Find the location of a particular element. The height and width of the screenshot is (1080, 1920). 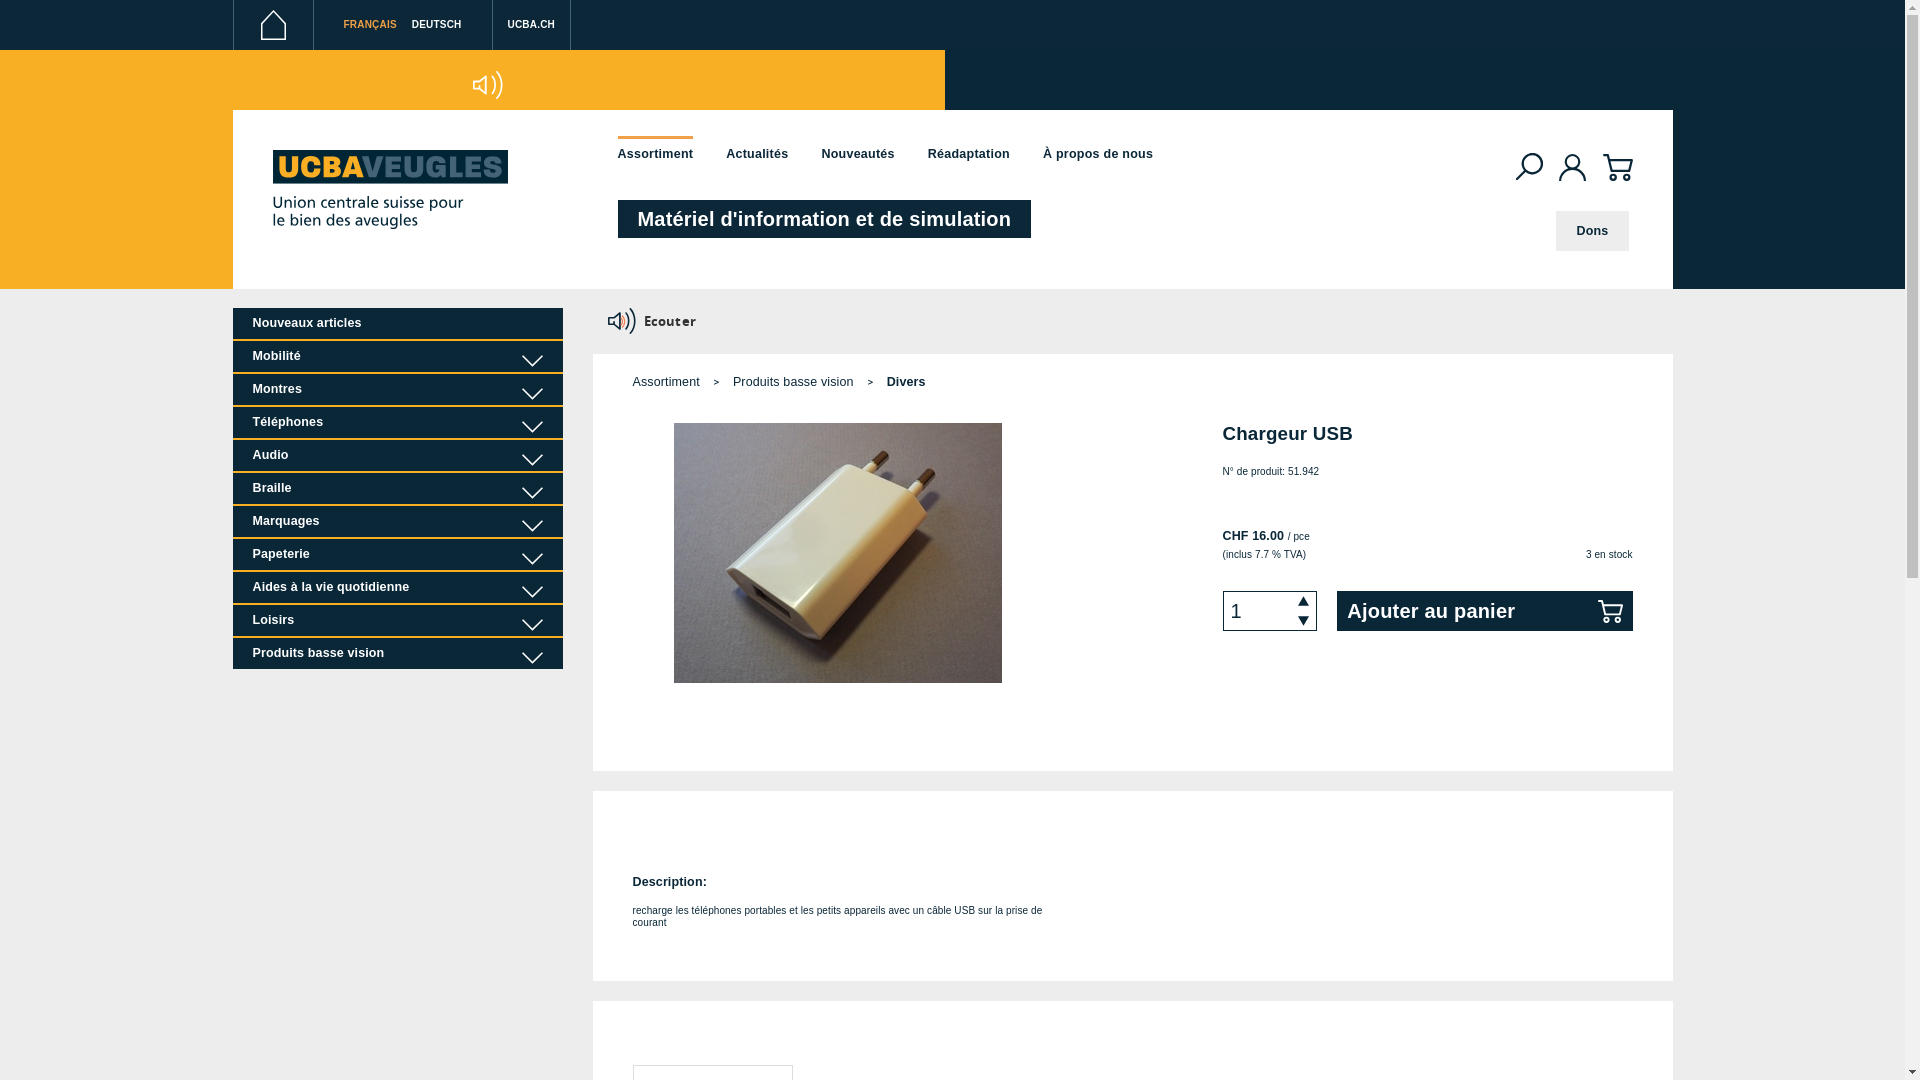

'Inverser' is located at coordinates (401, 83).